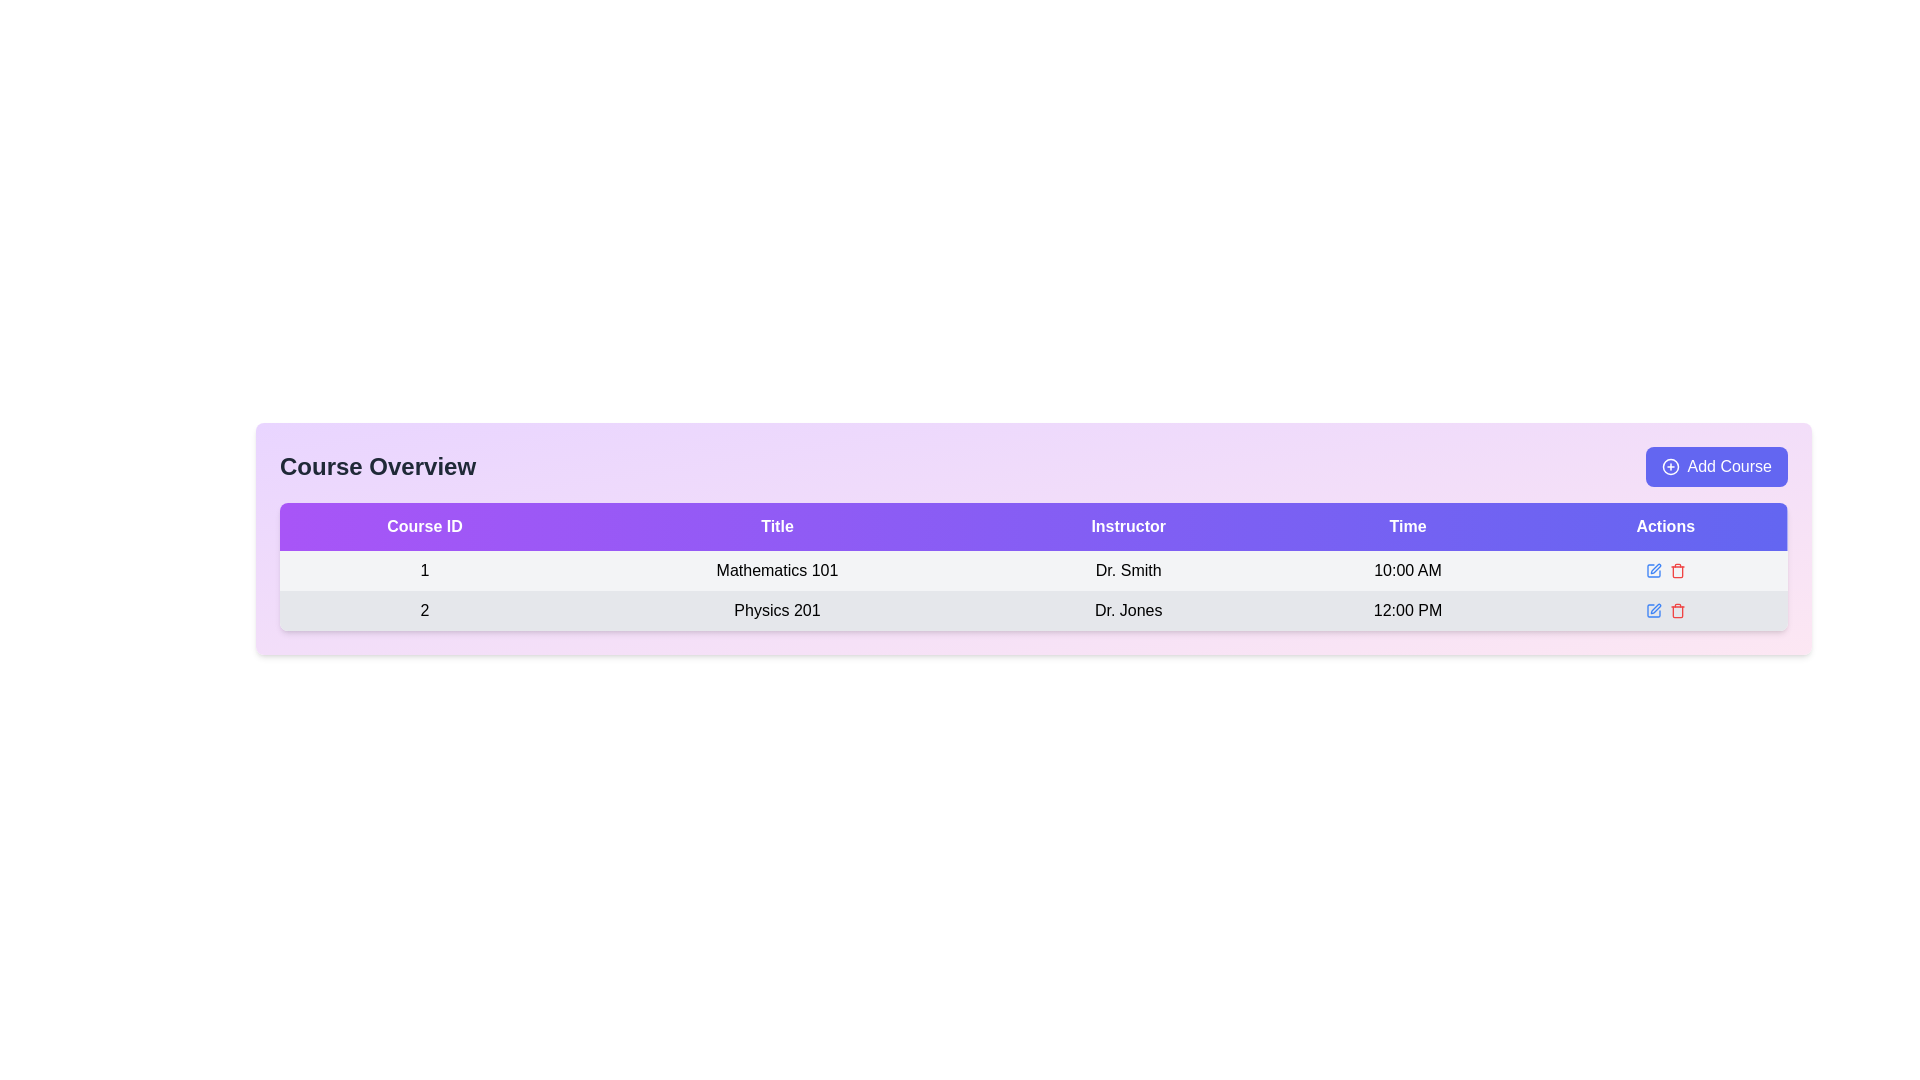  I want to click on the static text indicating the scheduled time for the course 'Mathematics 101' taught by 'Dr. Smith' in the 'Time' column of the first data row in the 'Course Overview' table, so click(1406, 570).